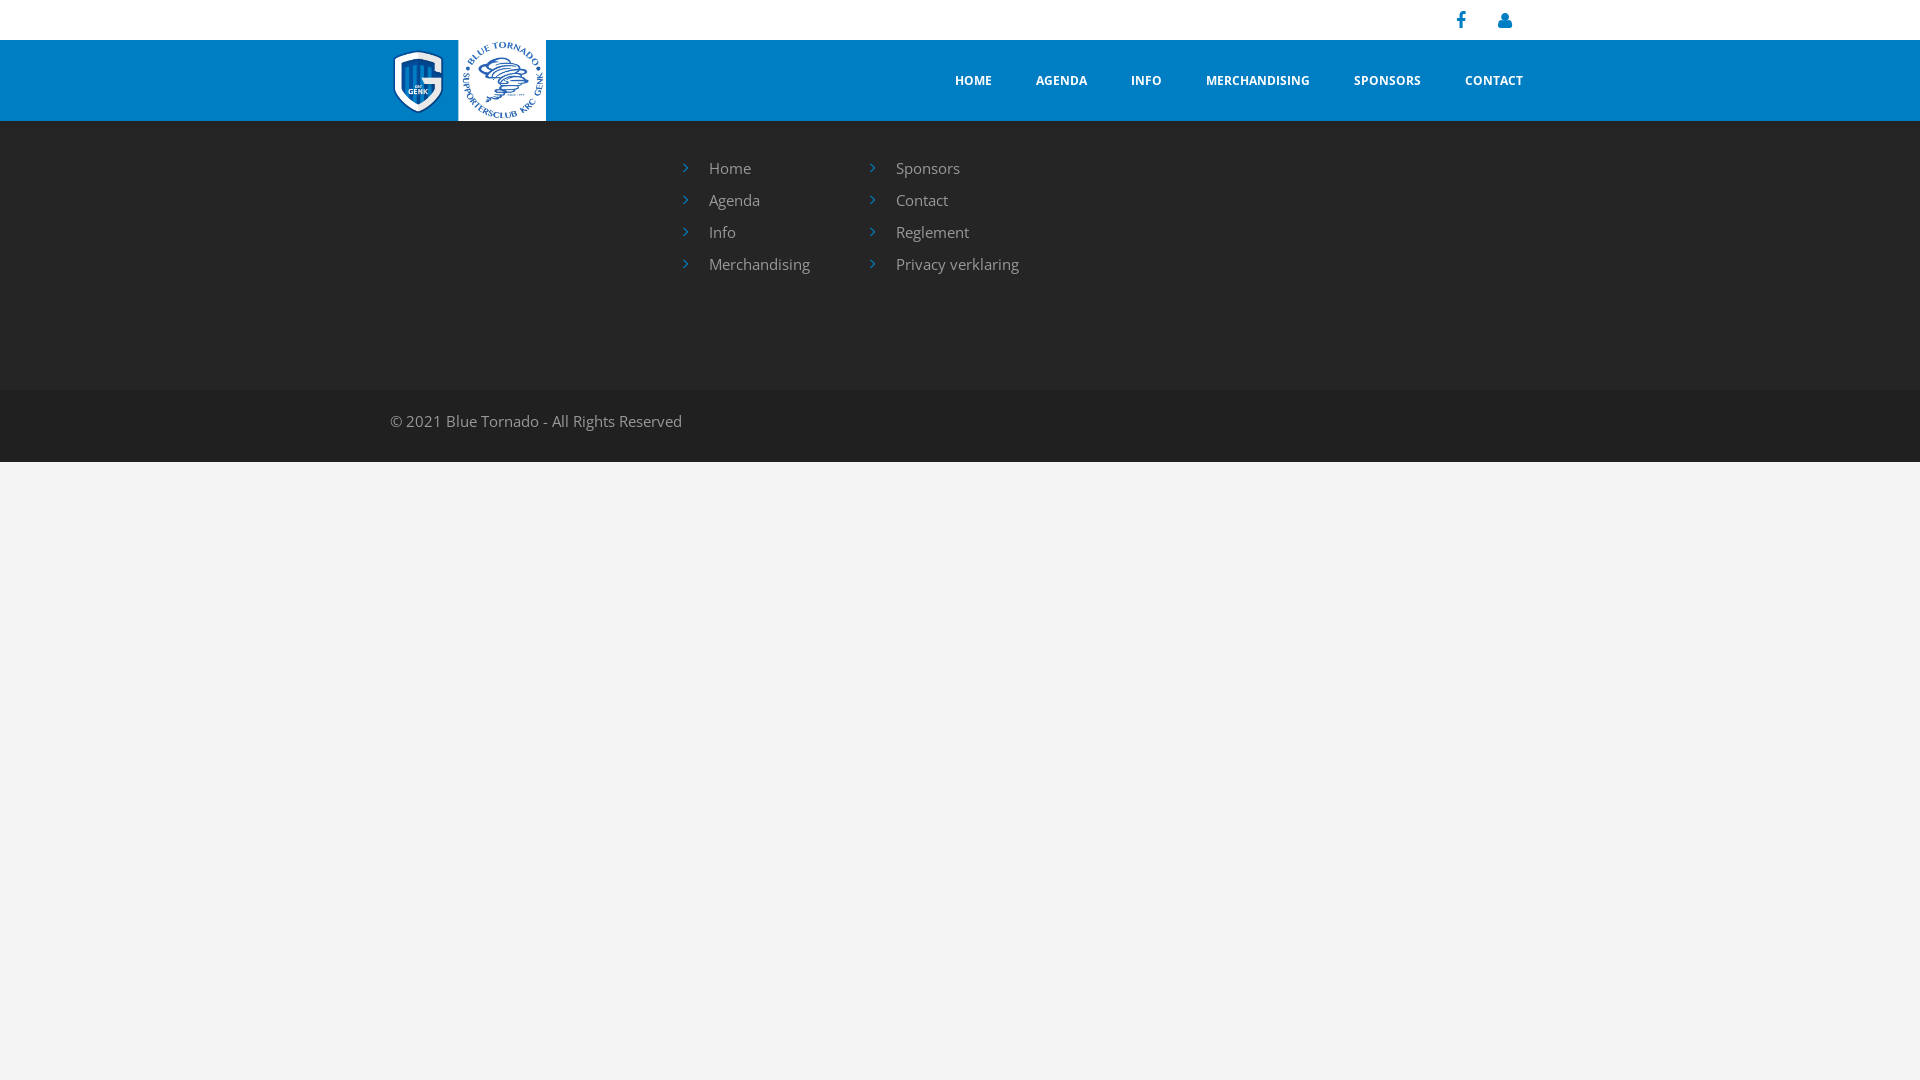  Describe the element at coordinates (920, 200) in the screenshot. I see `'Contact'` at that location.